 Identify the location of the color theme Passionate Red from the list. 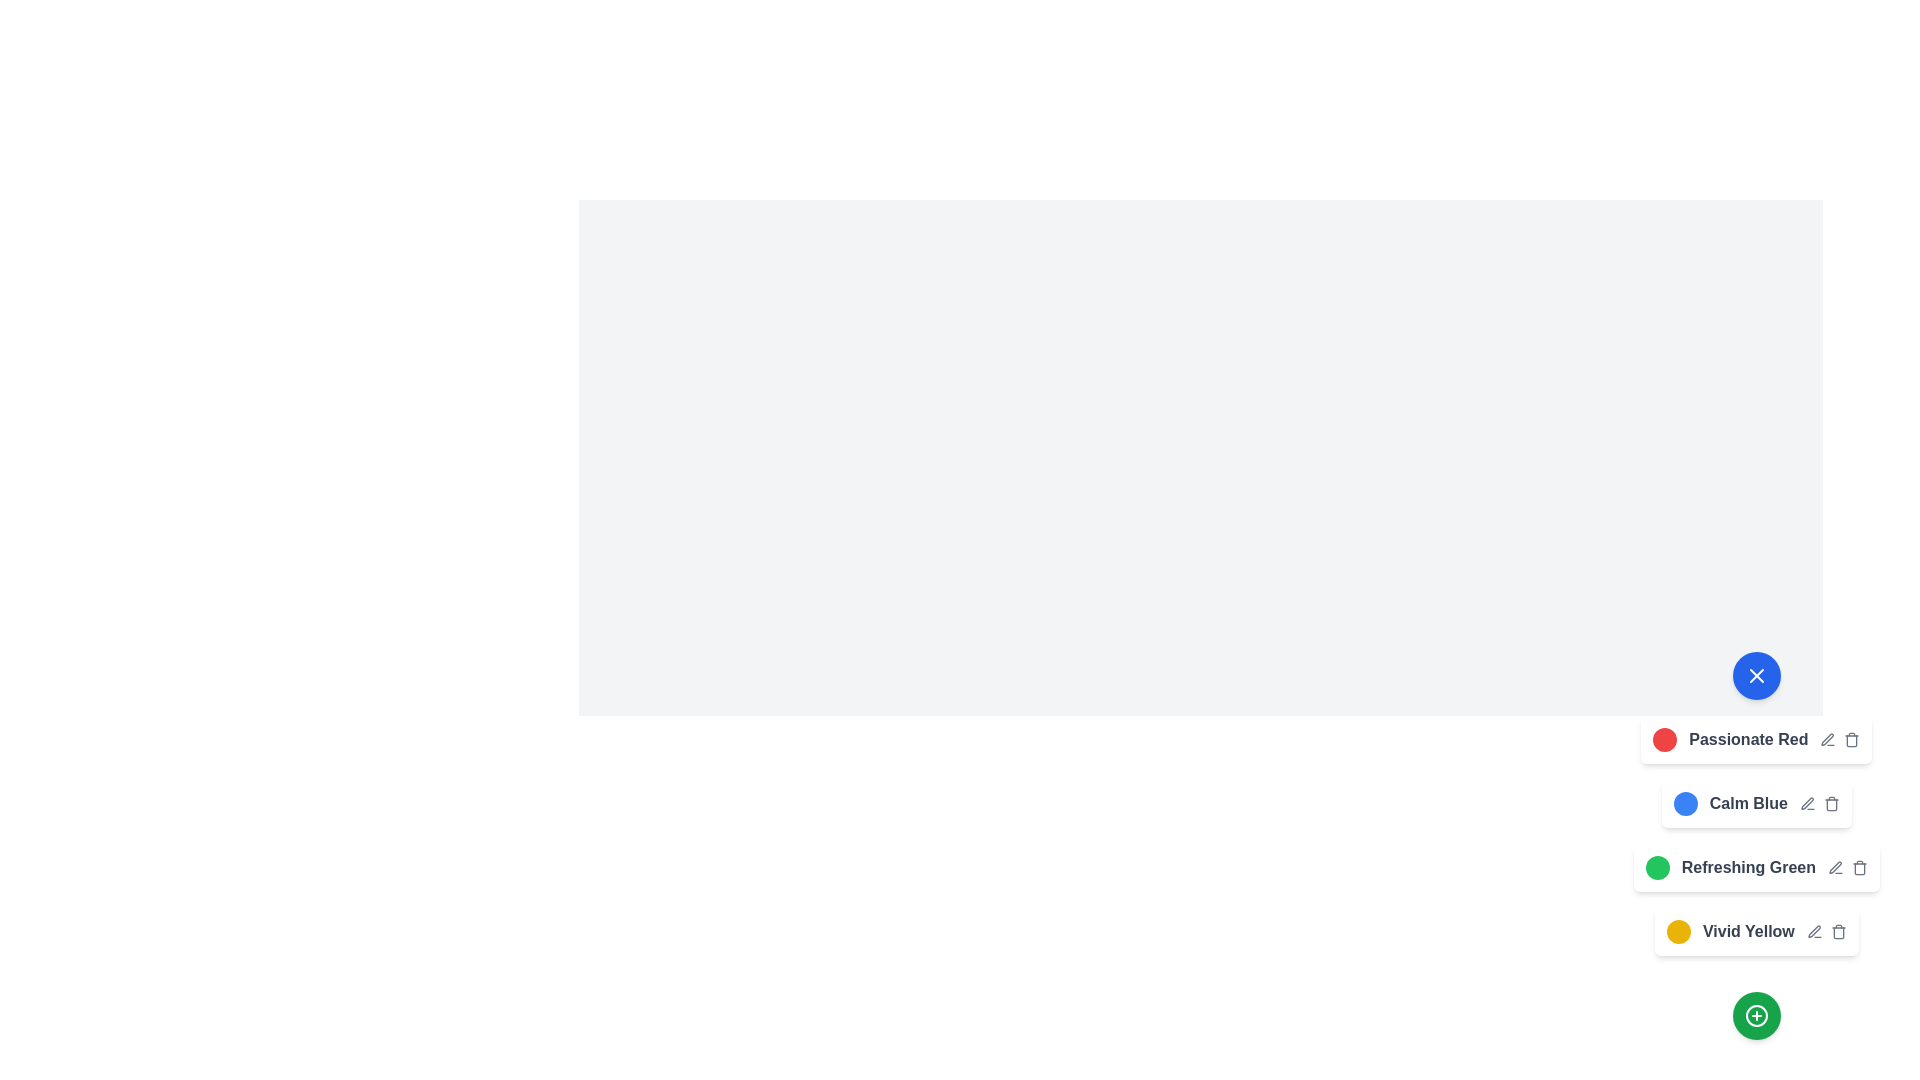
(1665, 740).